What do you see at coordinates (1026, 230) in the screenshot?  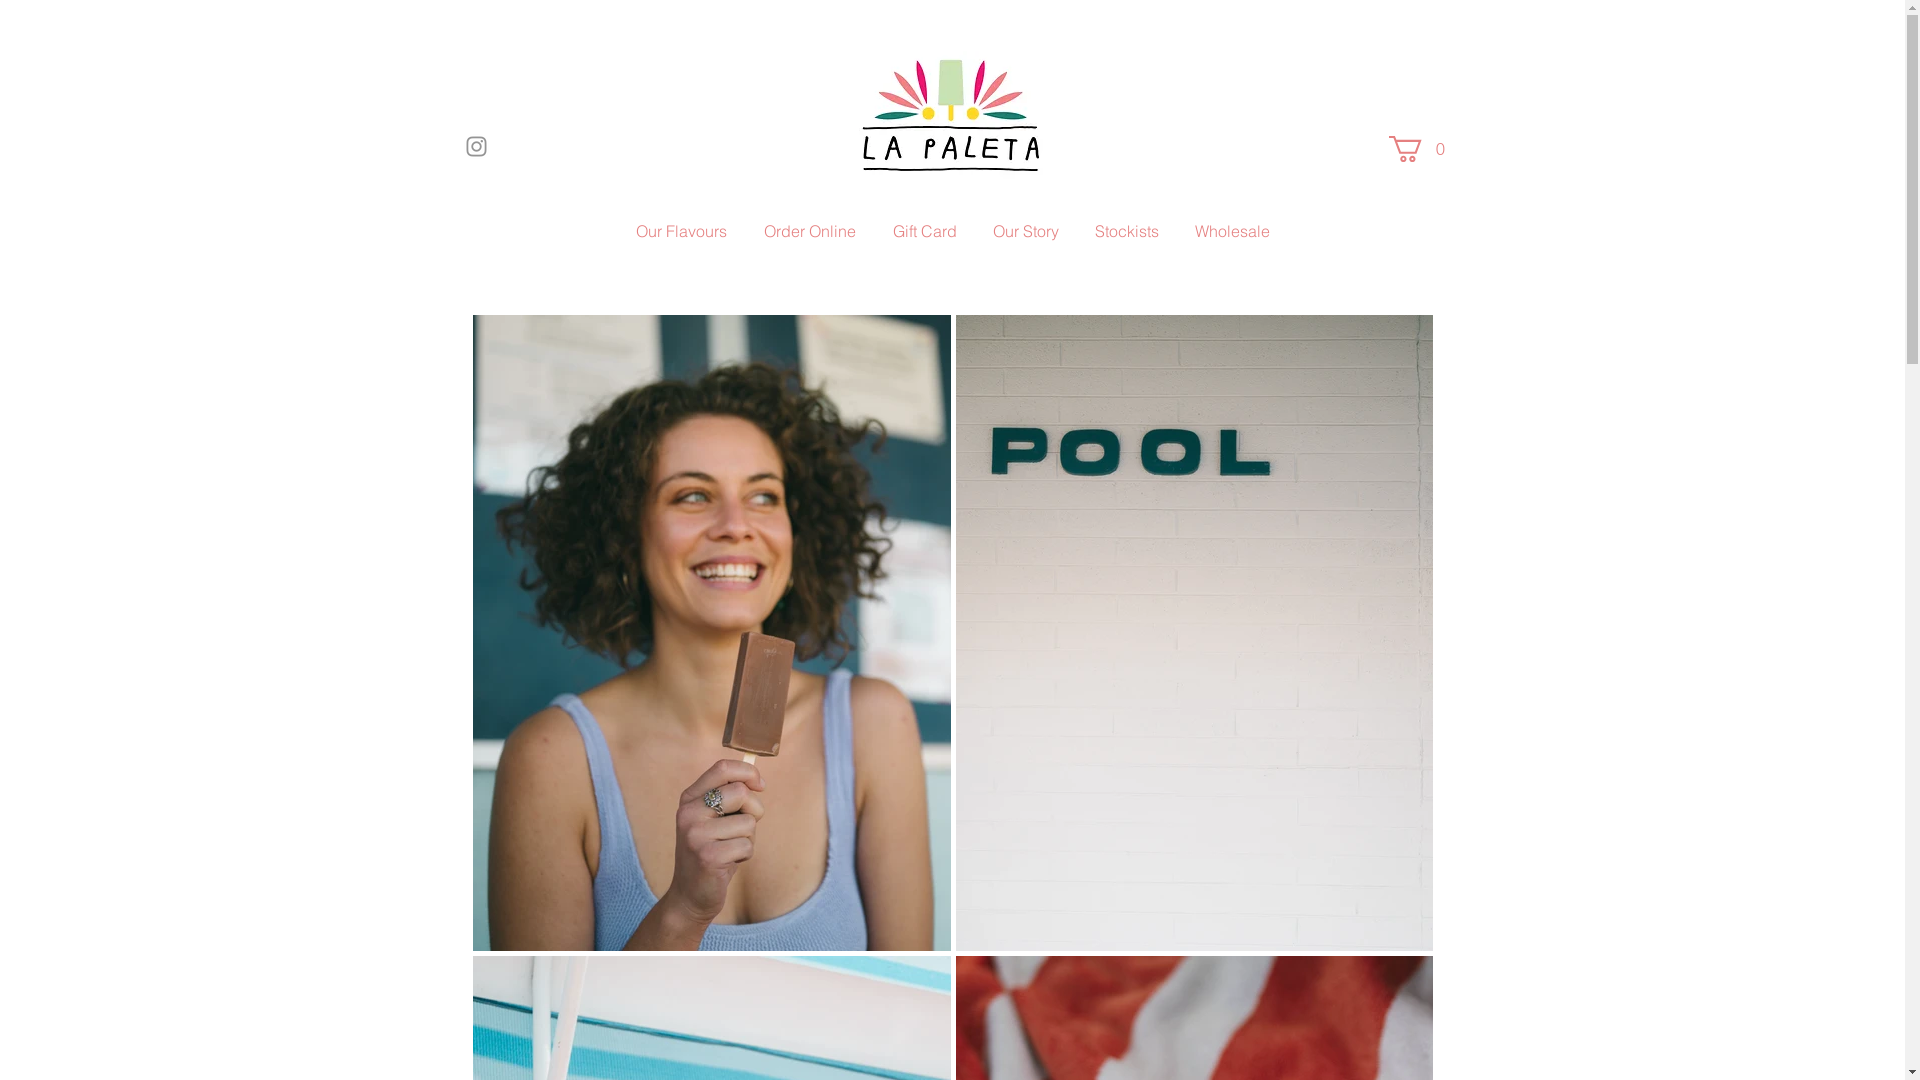 I see `'Our Story'` at bounding box center [1026, 230].